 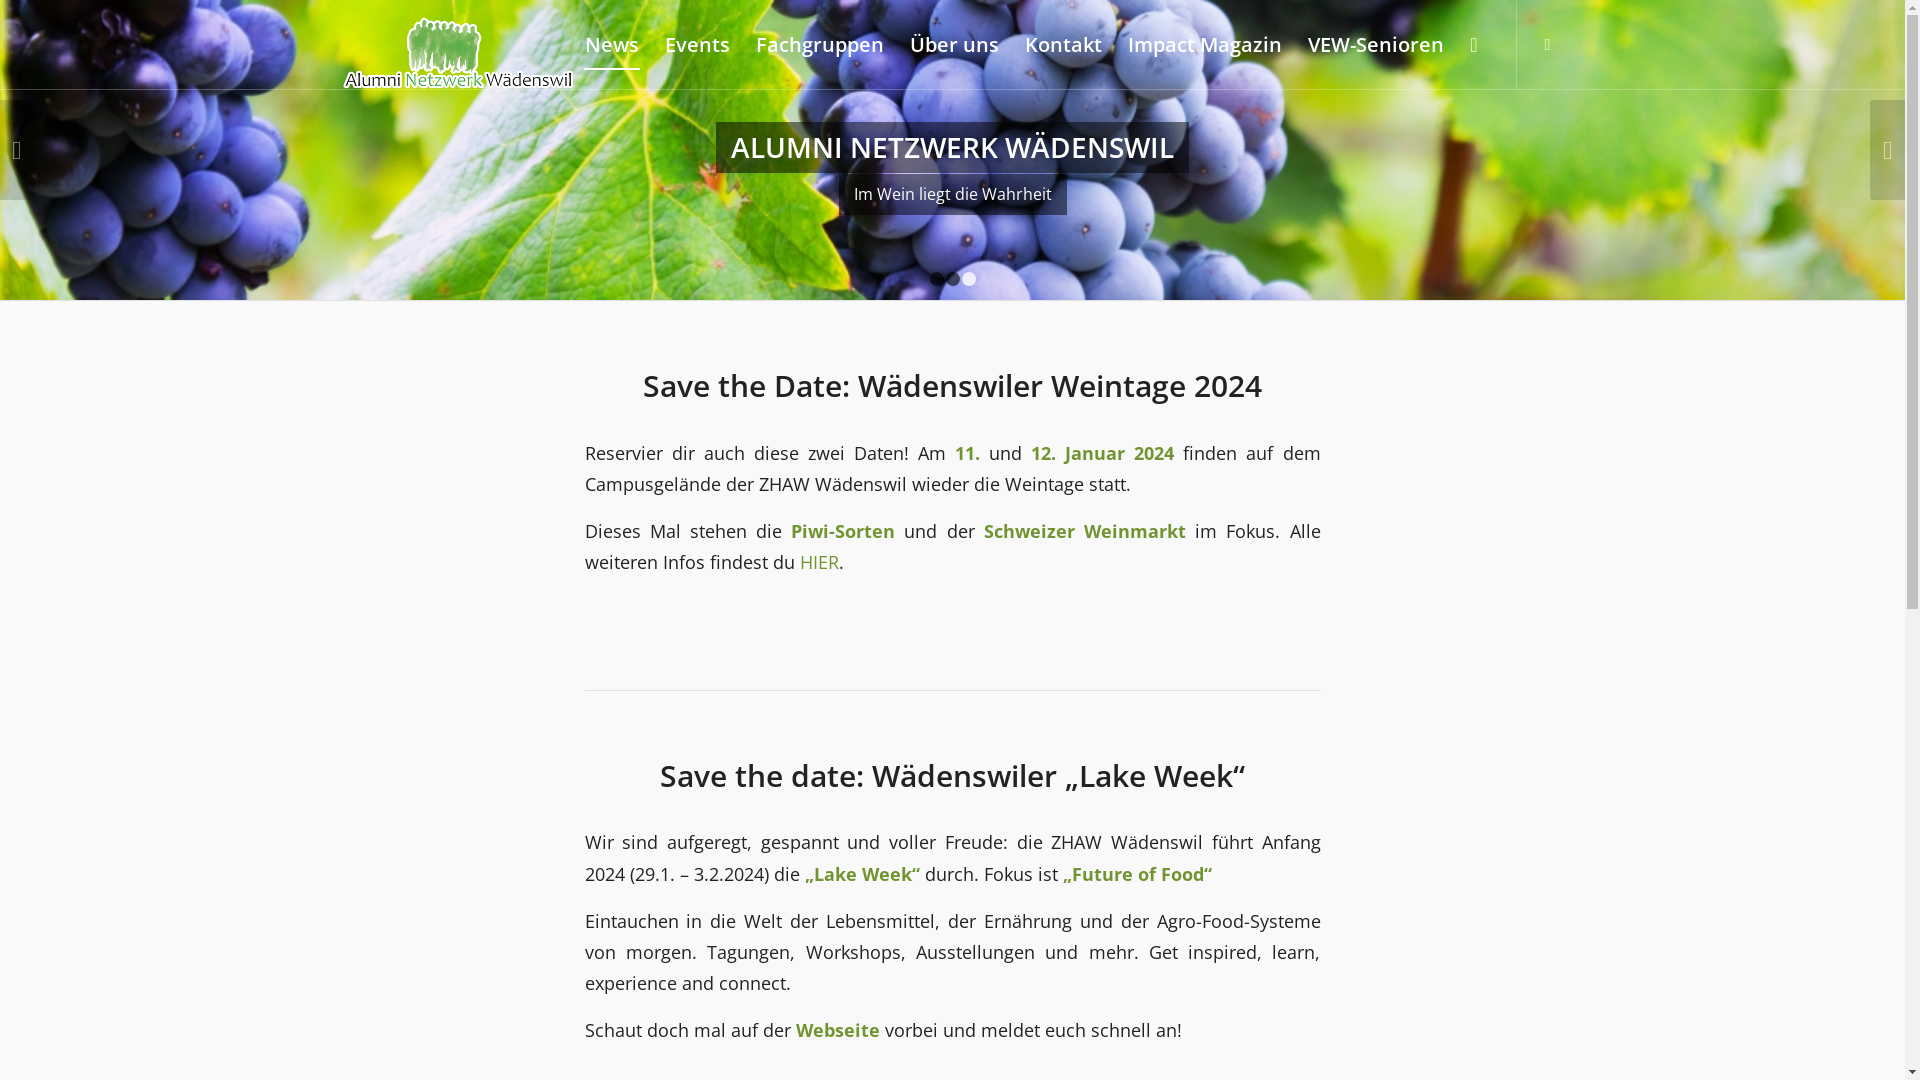 I want to click on 'VEW-Senioren', so click(x=1295, y=45).